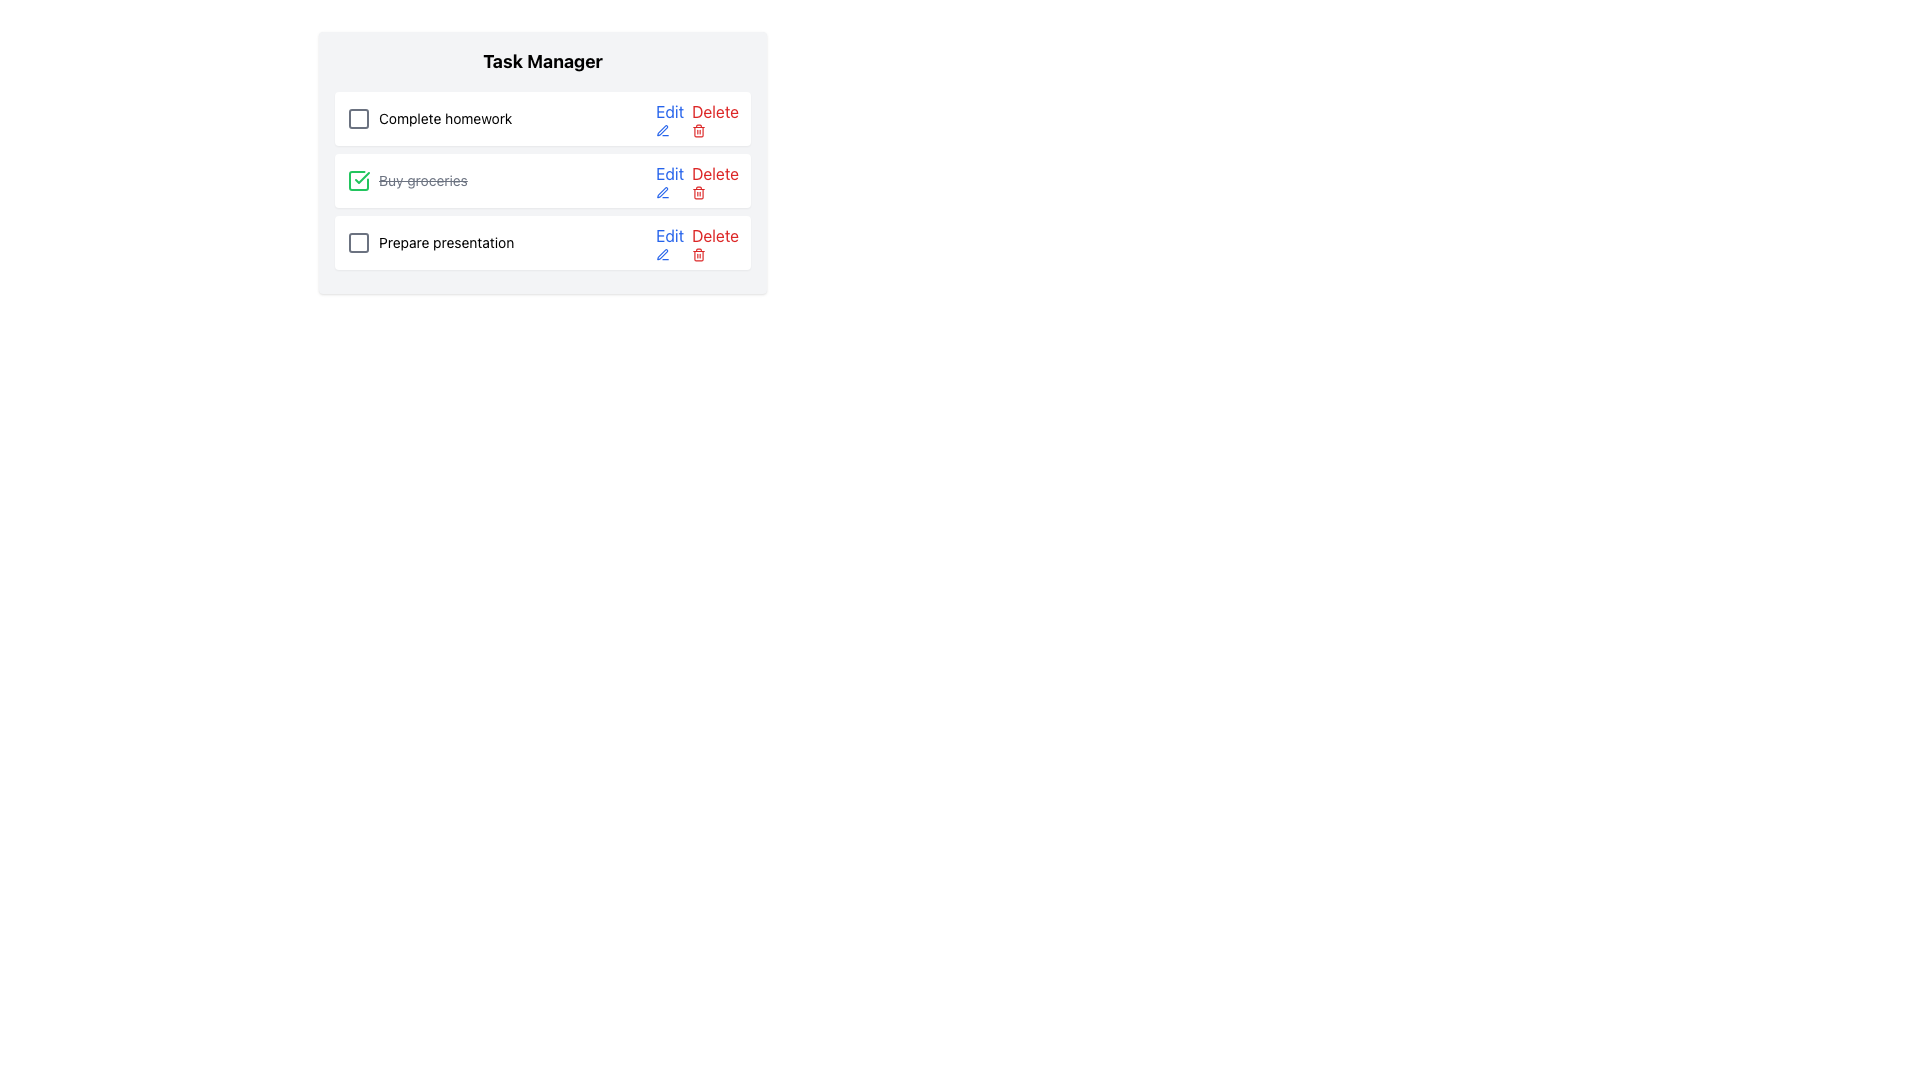  Describe the element at coordinates (715, 242) in the screenshot. I see `the 'Delete' button located in the task management interface` at that location.